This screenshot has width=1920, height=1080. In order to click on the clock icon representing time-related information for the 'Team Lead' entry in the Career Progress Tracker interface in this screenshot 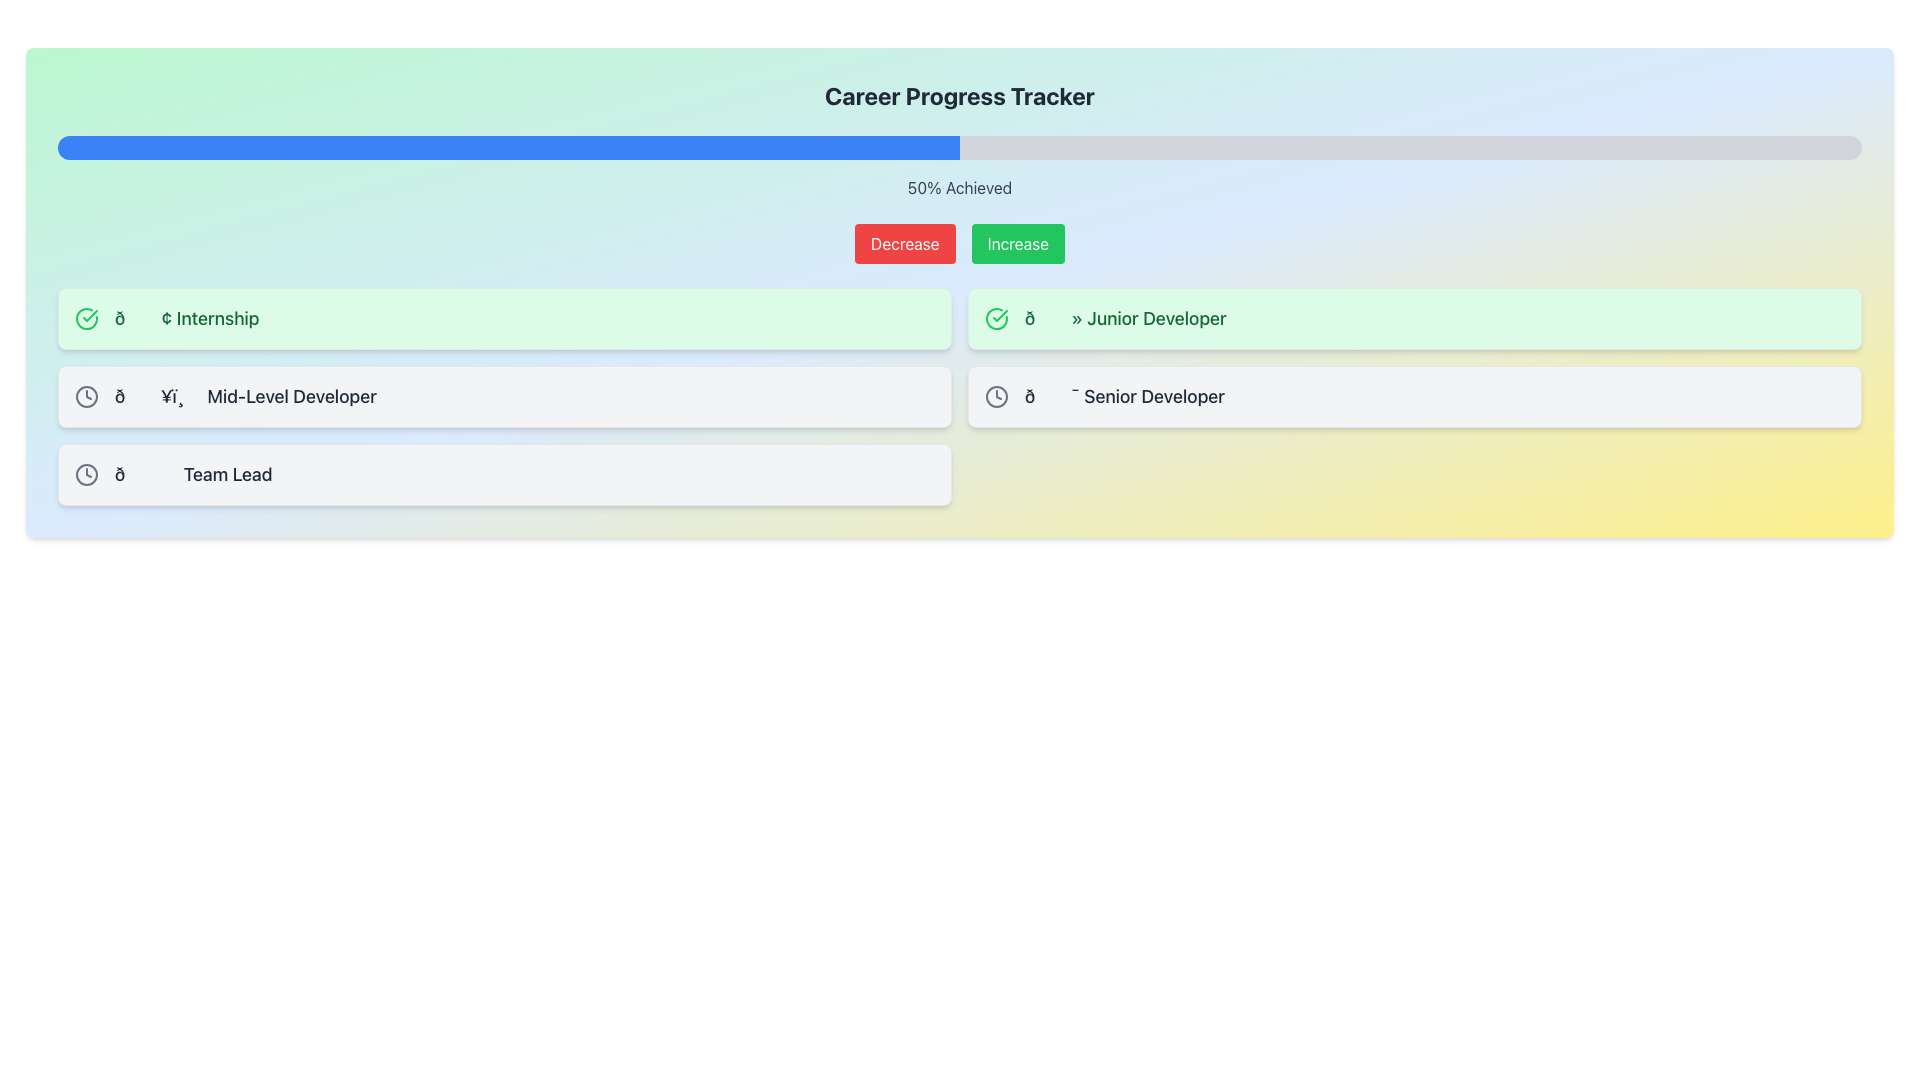, I will do `click(85, 397)`.